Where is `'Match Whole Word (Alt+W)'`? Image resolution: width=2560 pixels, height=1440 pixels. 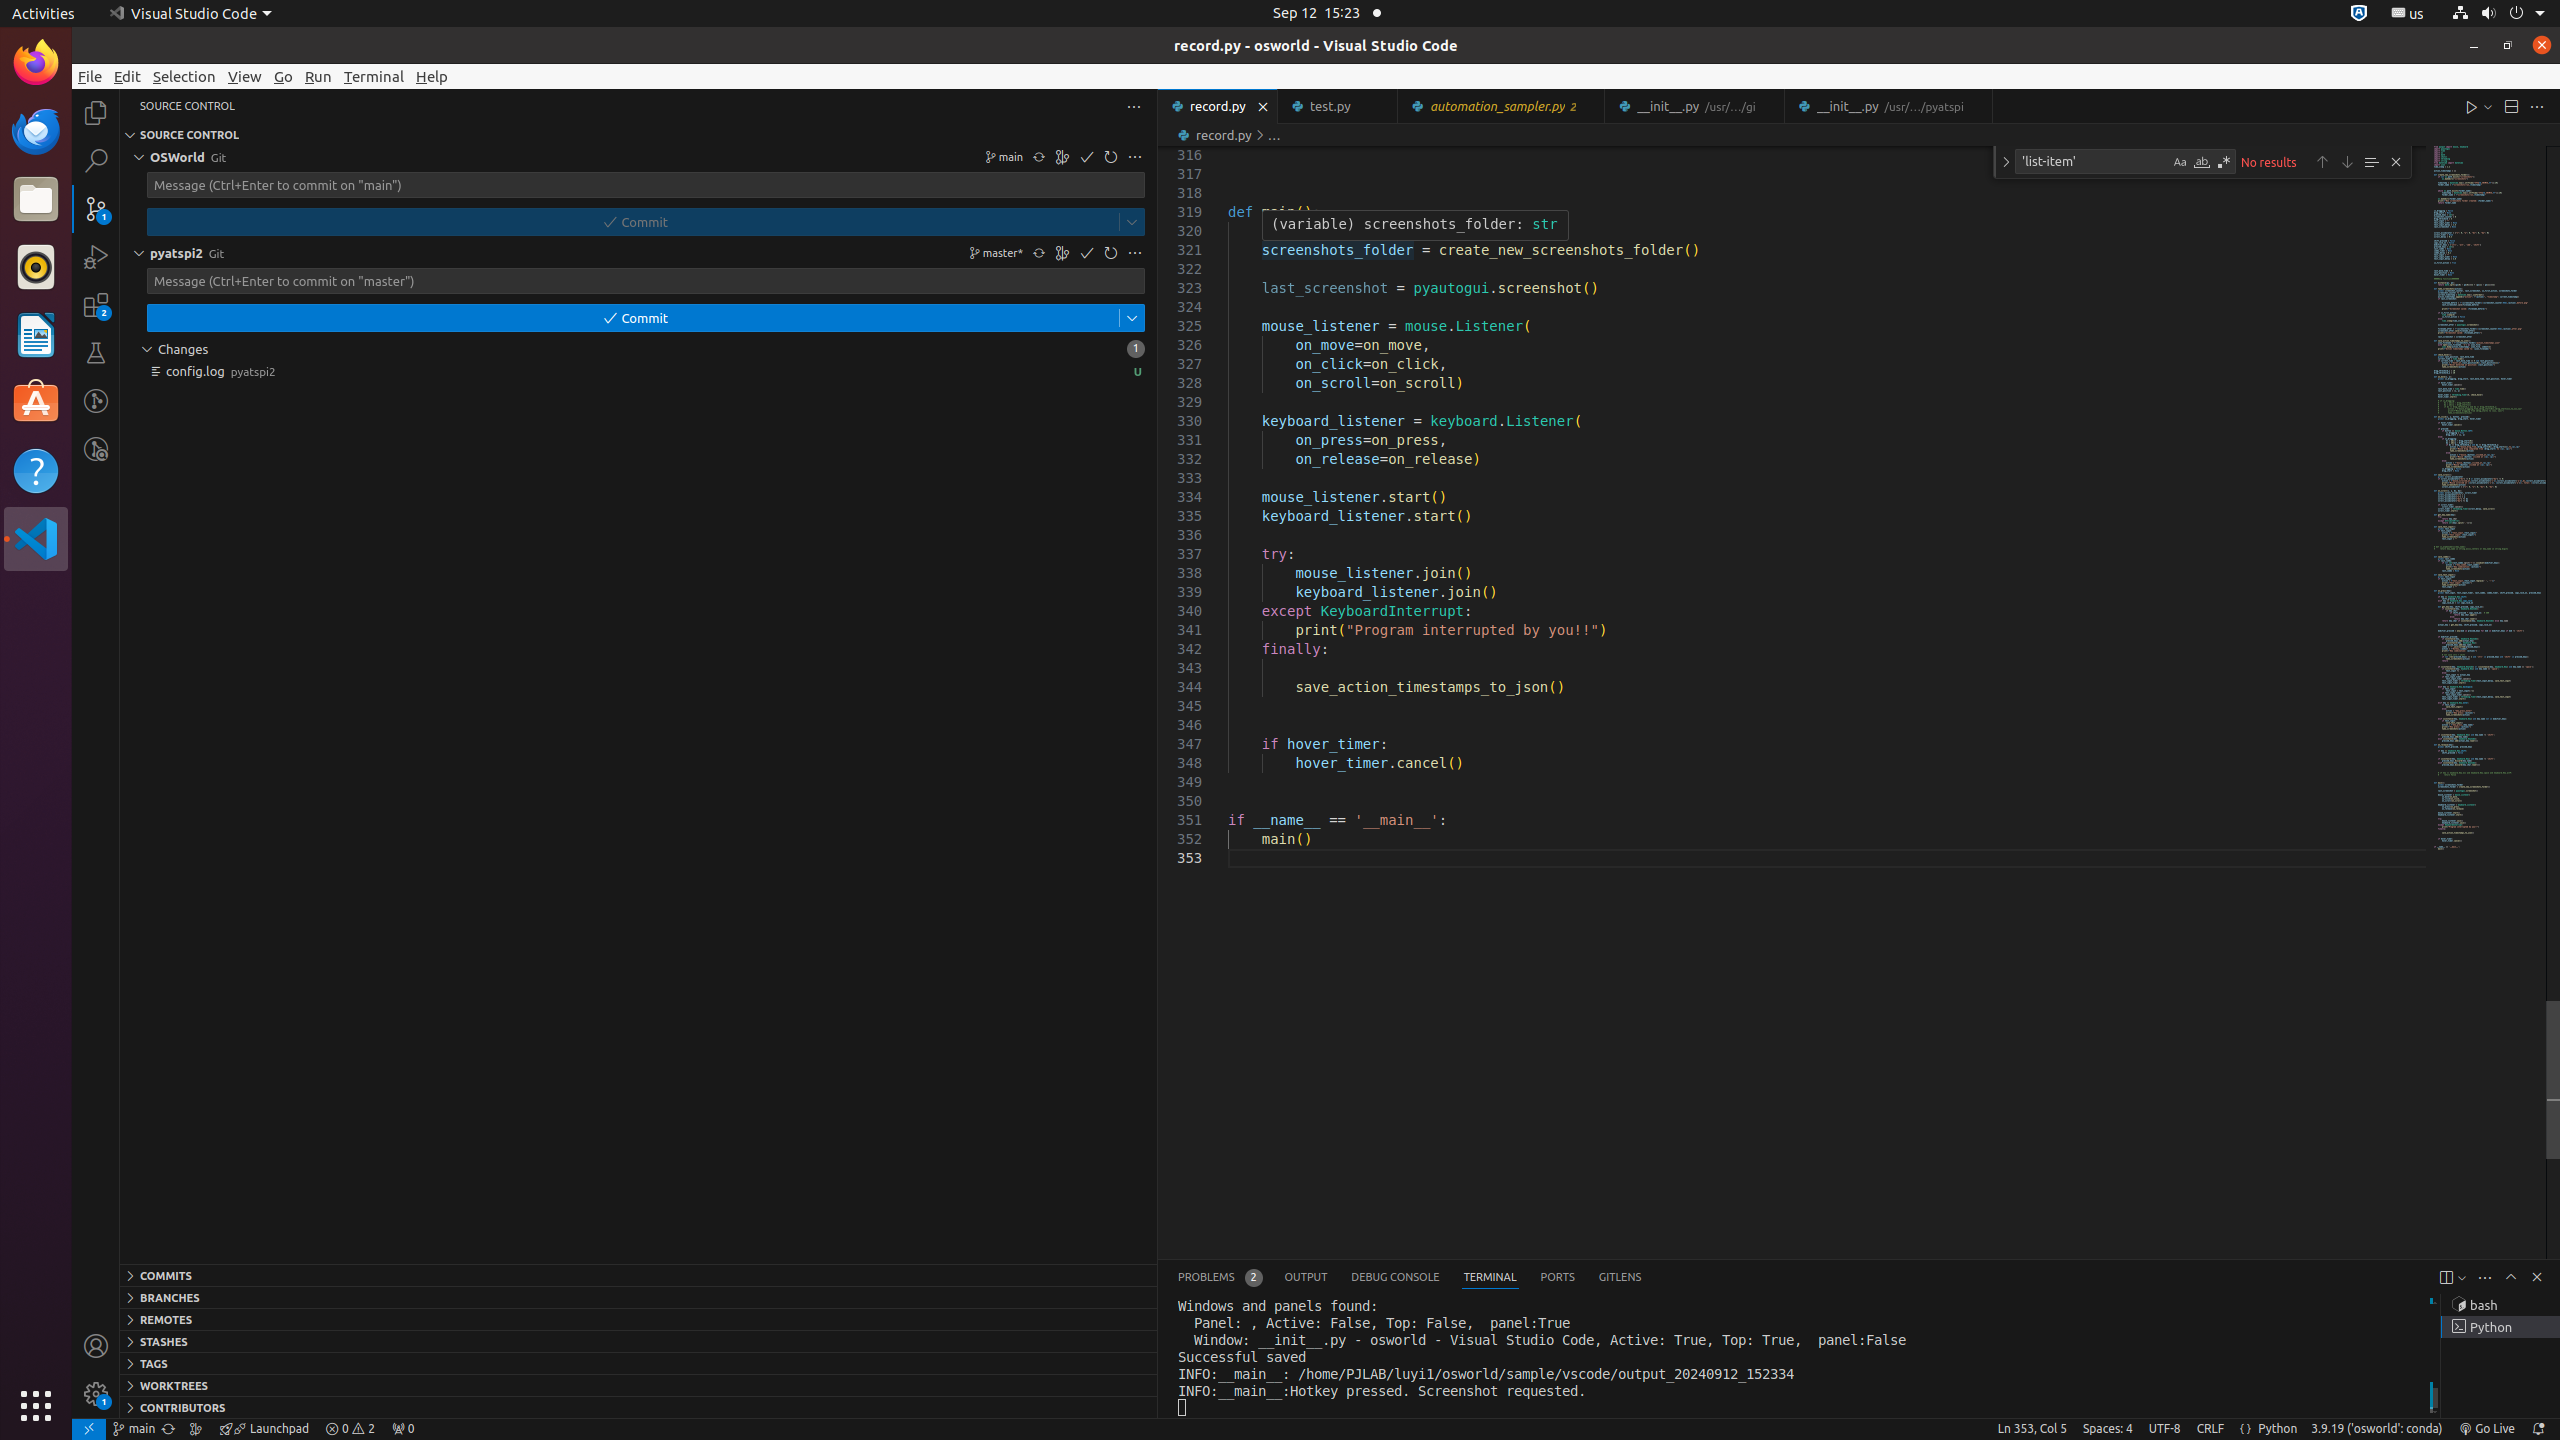
'Match Whole Word (Alt+W)' is located at coordinates (2201, 161).